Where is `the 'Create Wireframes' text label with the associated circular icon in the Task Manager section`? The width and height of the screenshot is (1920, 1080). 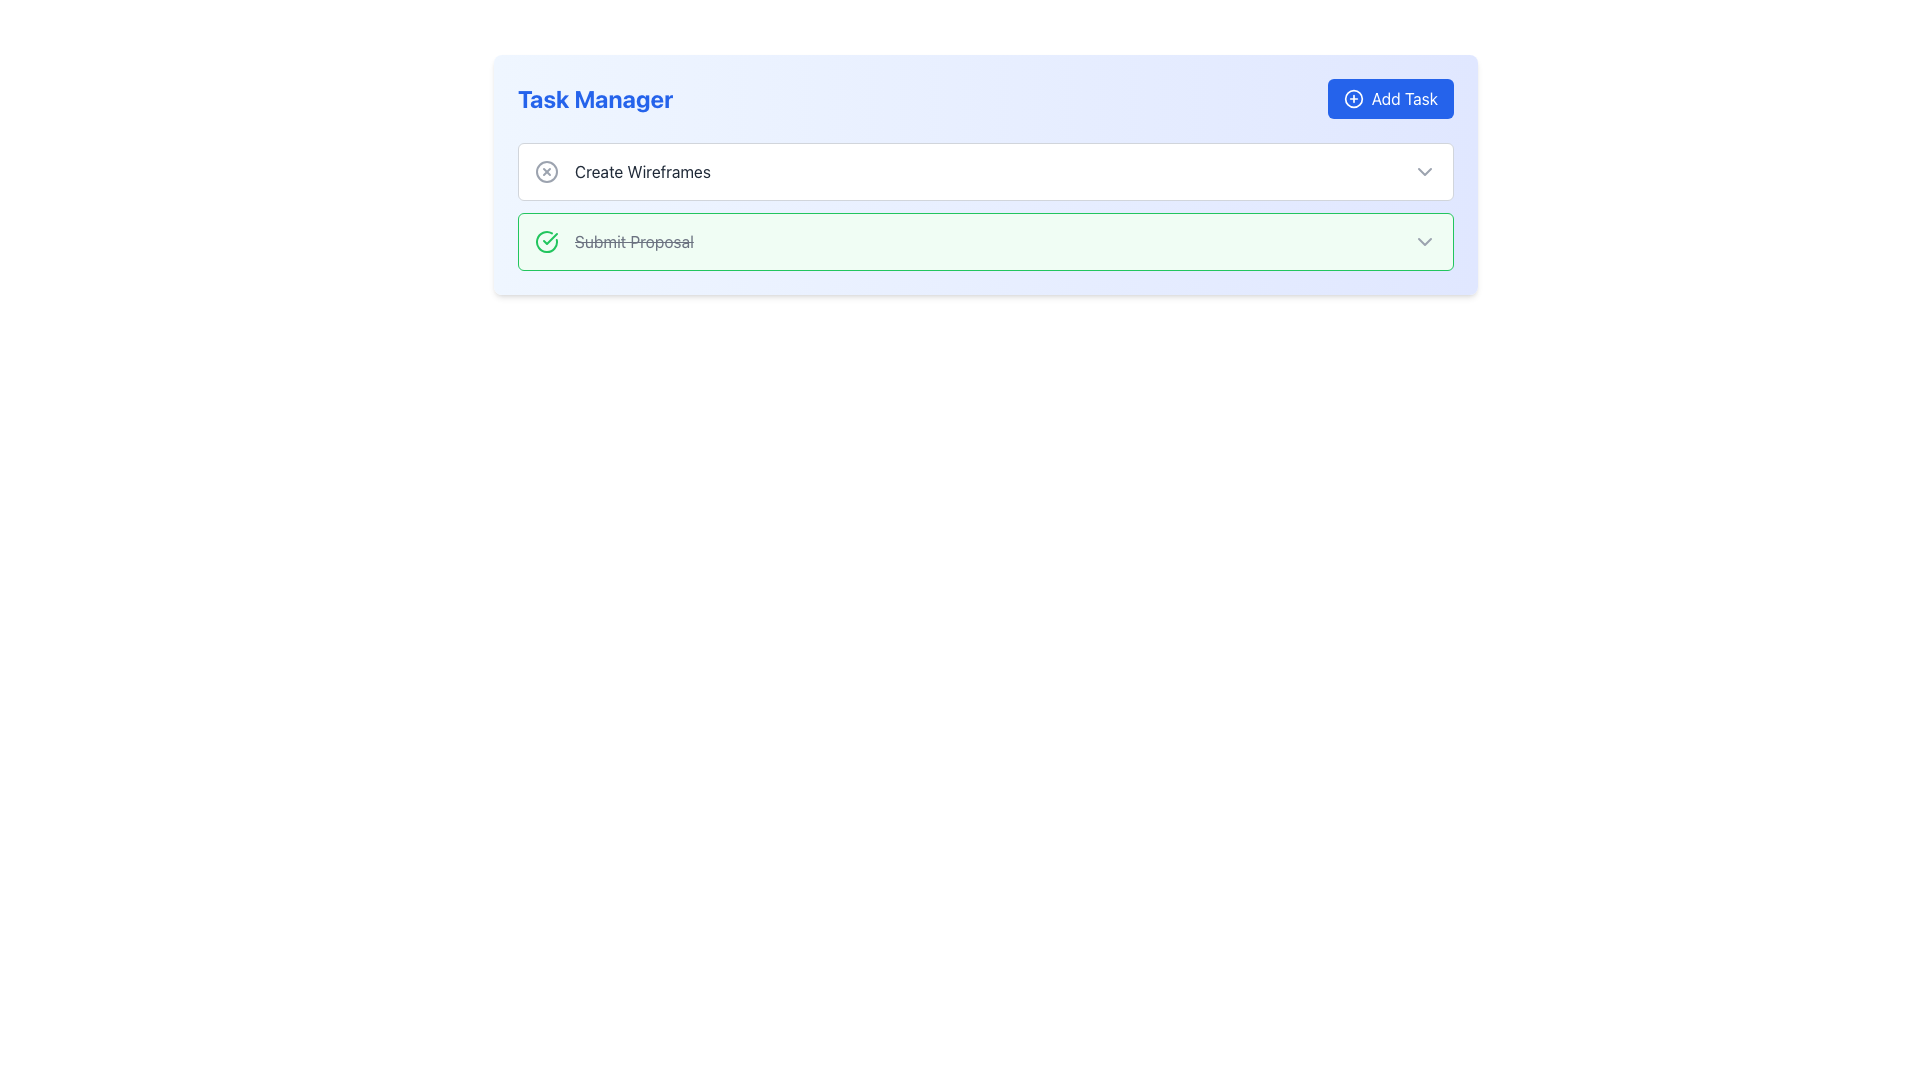
the 'Create Wireframes' text label with the associated circular icon in the Task Manager section is located at coordinates (622, 171).